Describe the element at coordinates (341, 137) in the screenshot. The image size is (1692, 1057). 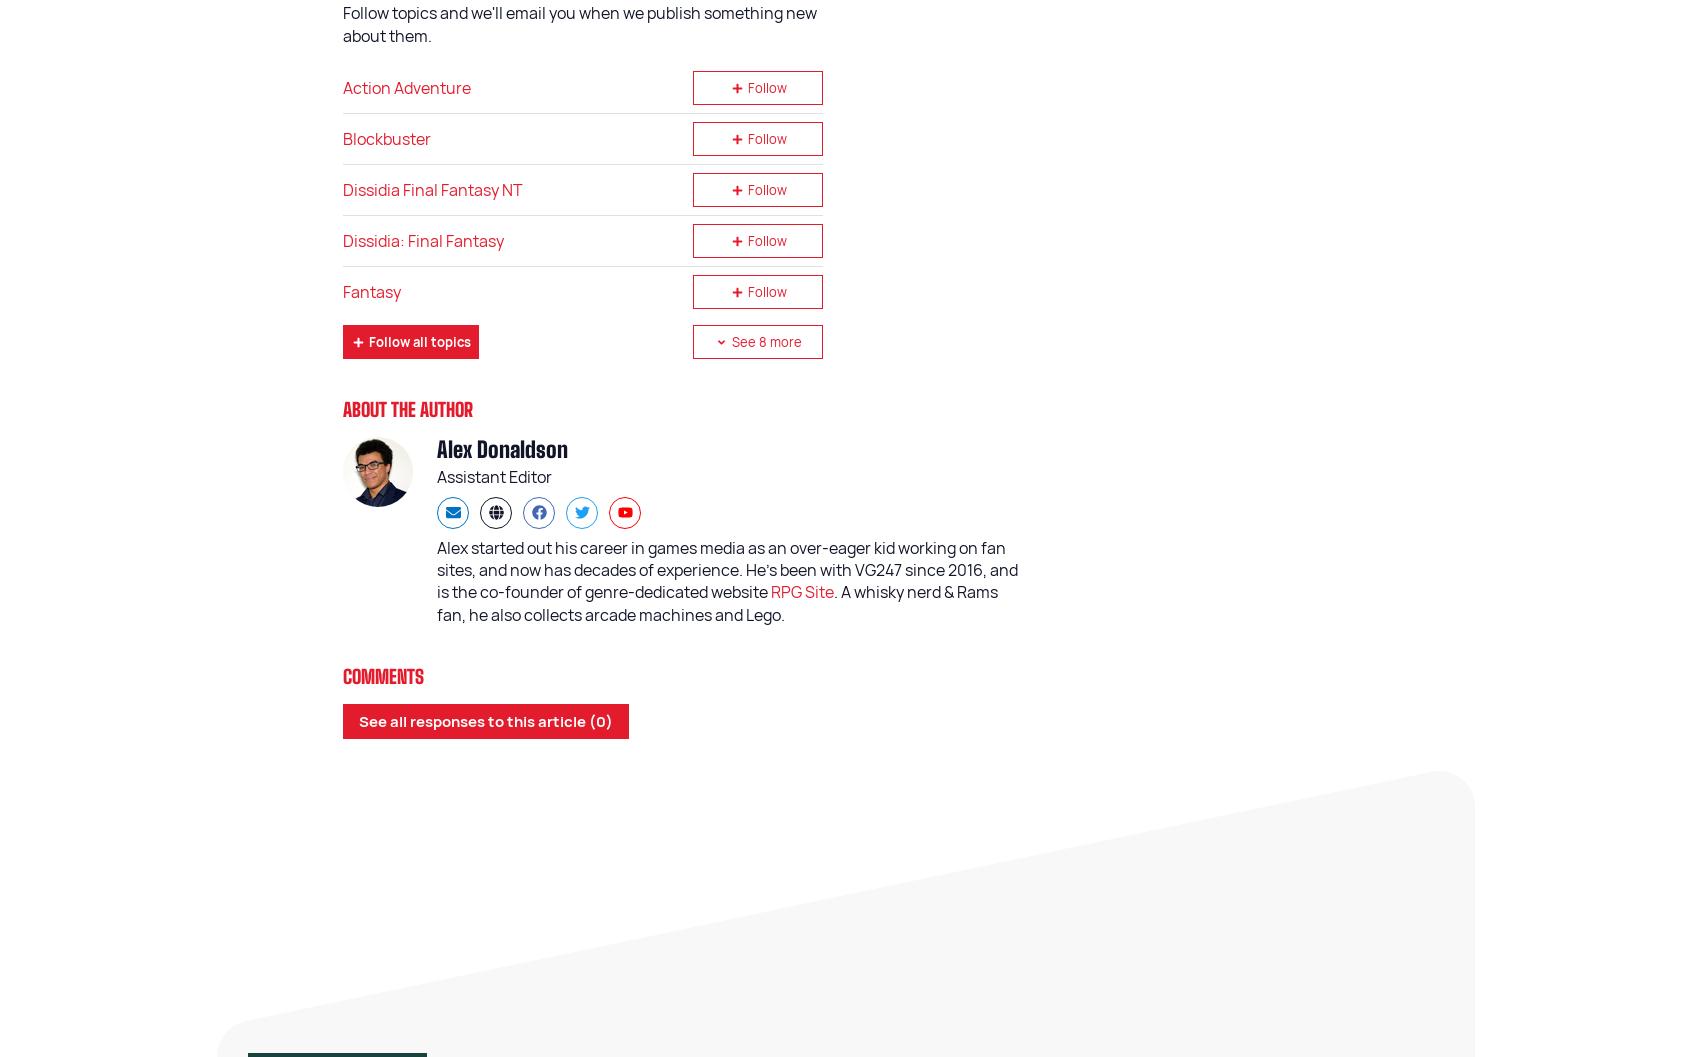
I see `'Blockbuster'` at that location.